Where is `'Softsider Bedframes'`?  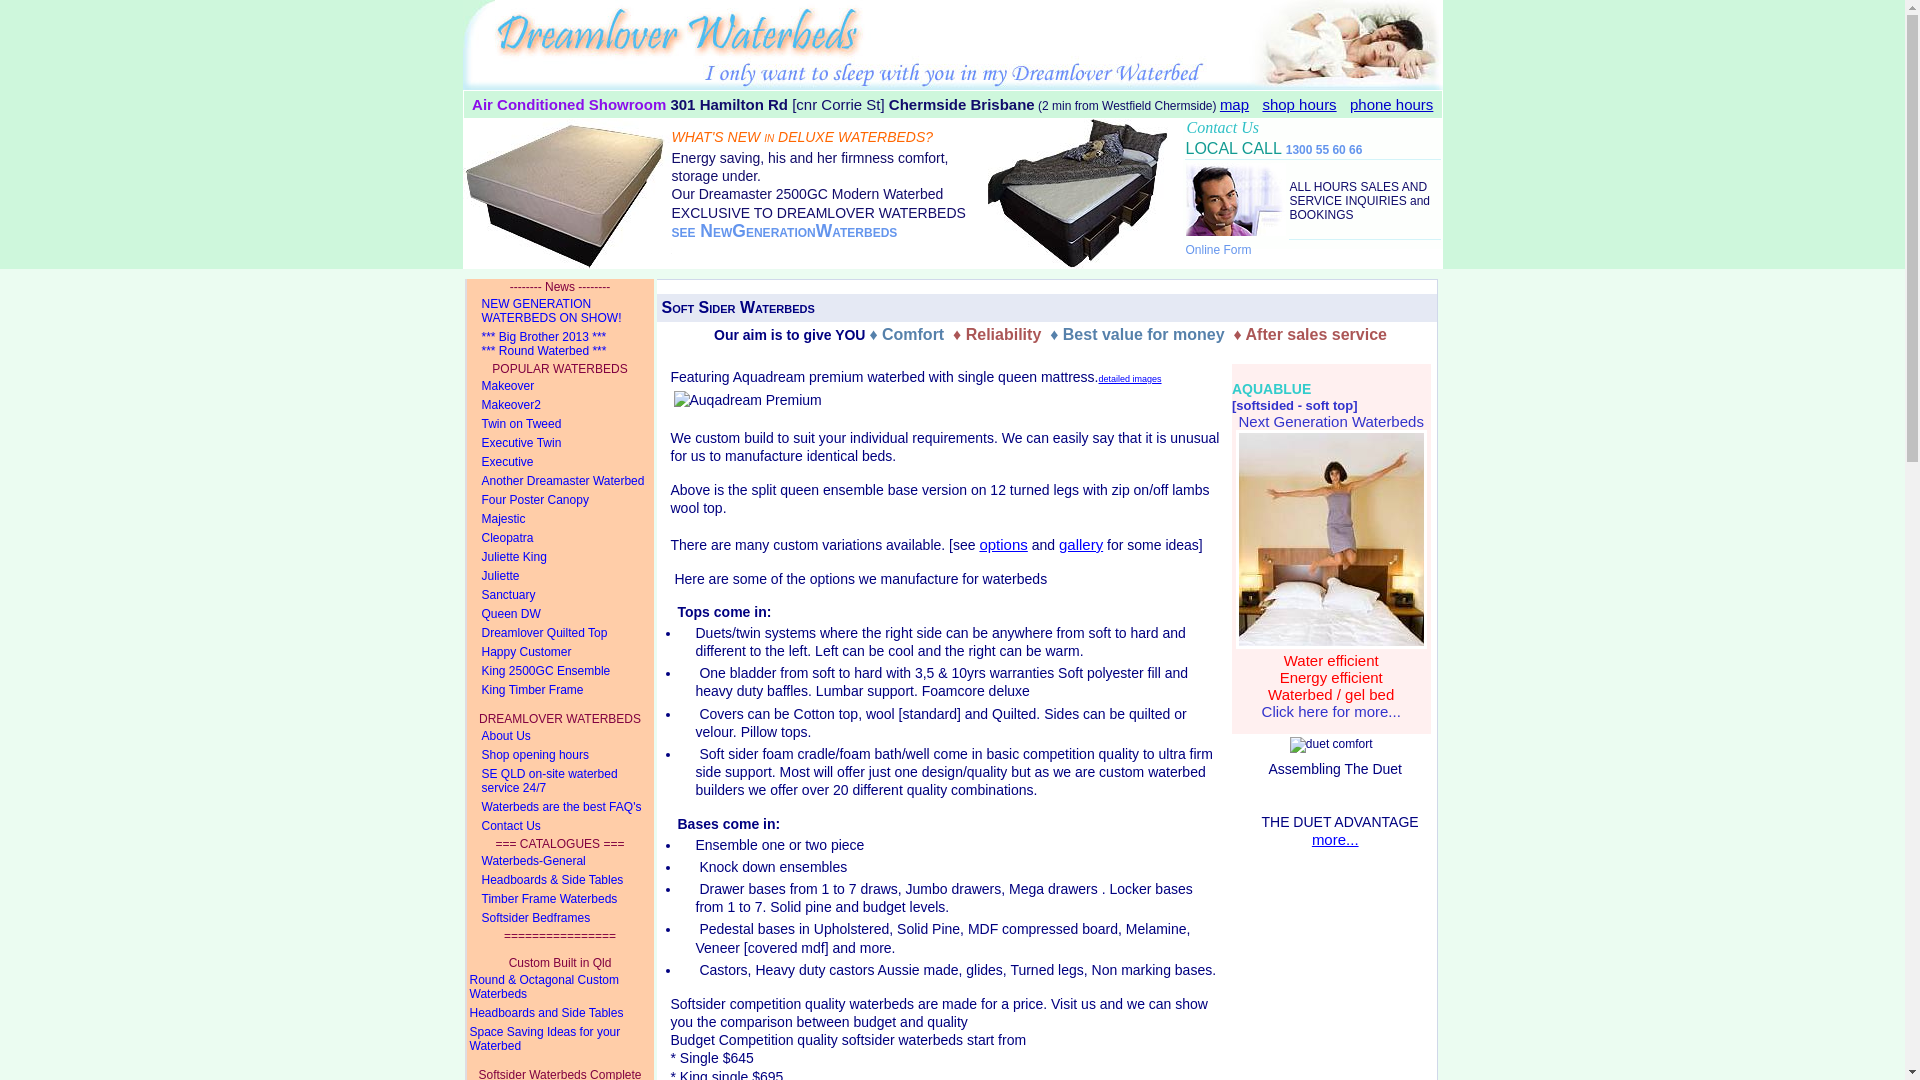
'Softsider Bedframes' is located at coordinates (559, 918).